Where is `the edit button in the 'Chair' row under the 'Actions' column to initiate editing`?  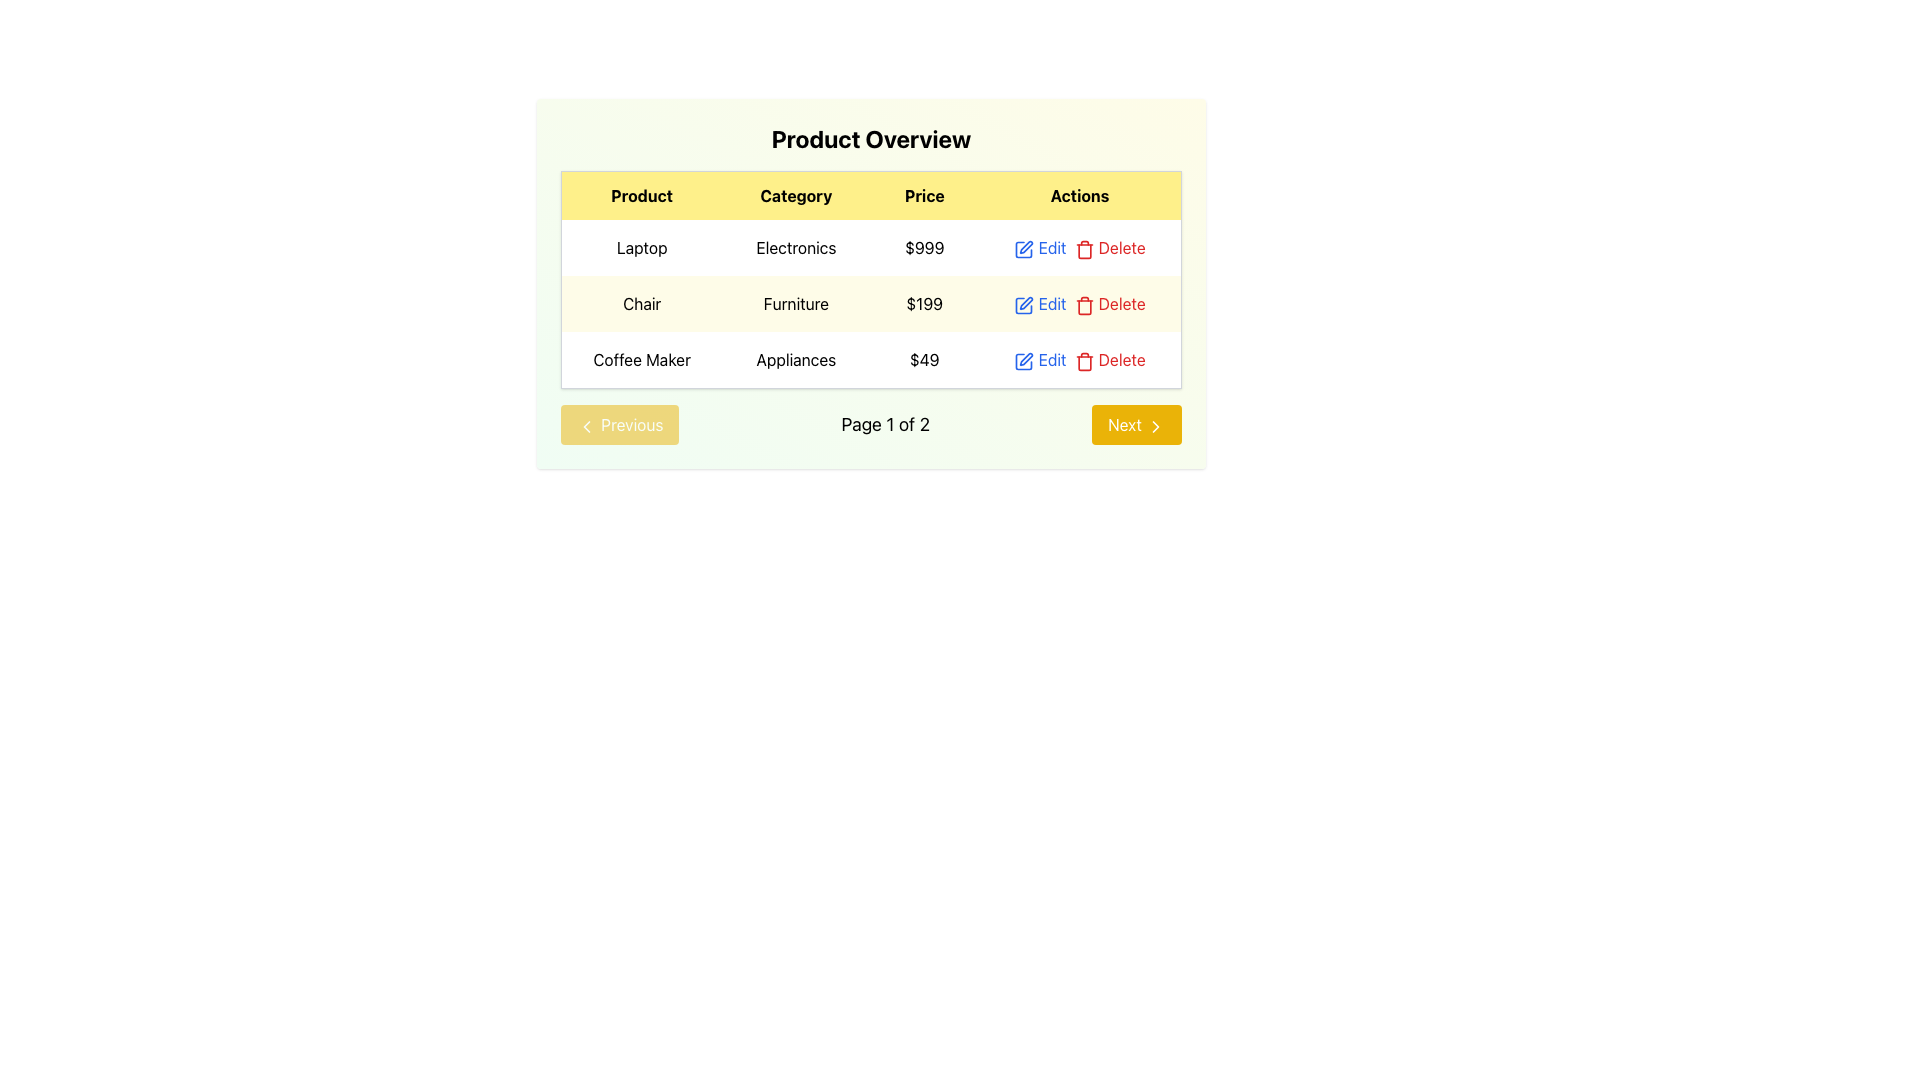
the edit button in the 'Chair' row under the 'Actions' column to initiate editing is located at coordinates (1040, 304).